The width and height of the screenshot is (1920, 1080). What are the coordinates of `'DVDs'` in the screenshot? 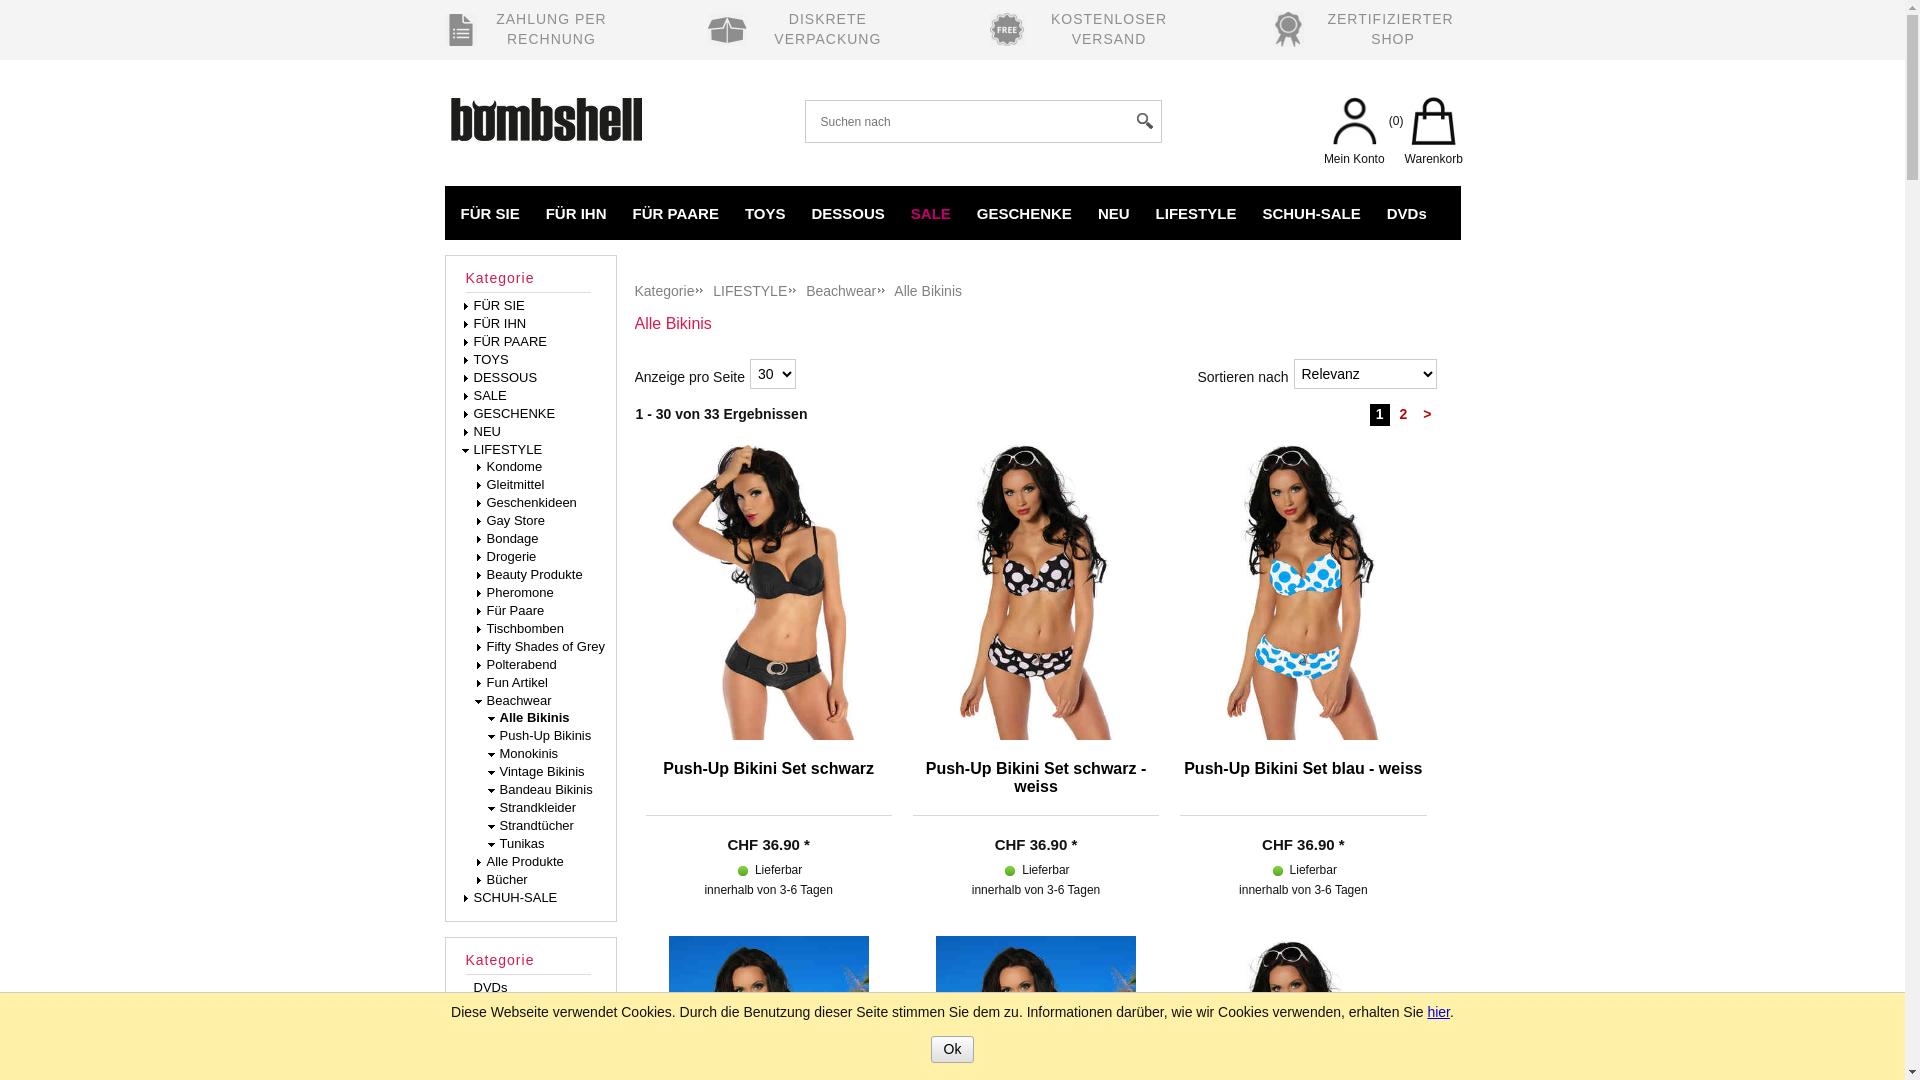 It's located at (490, 986).